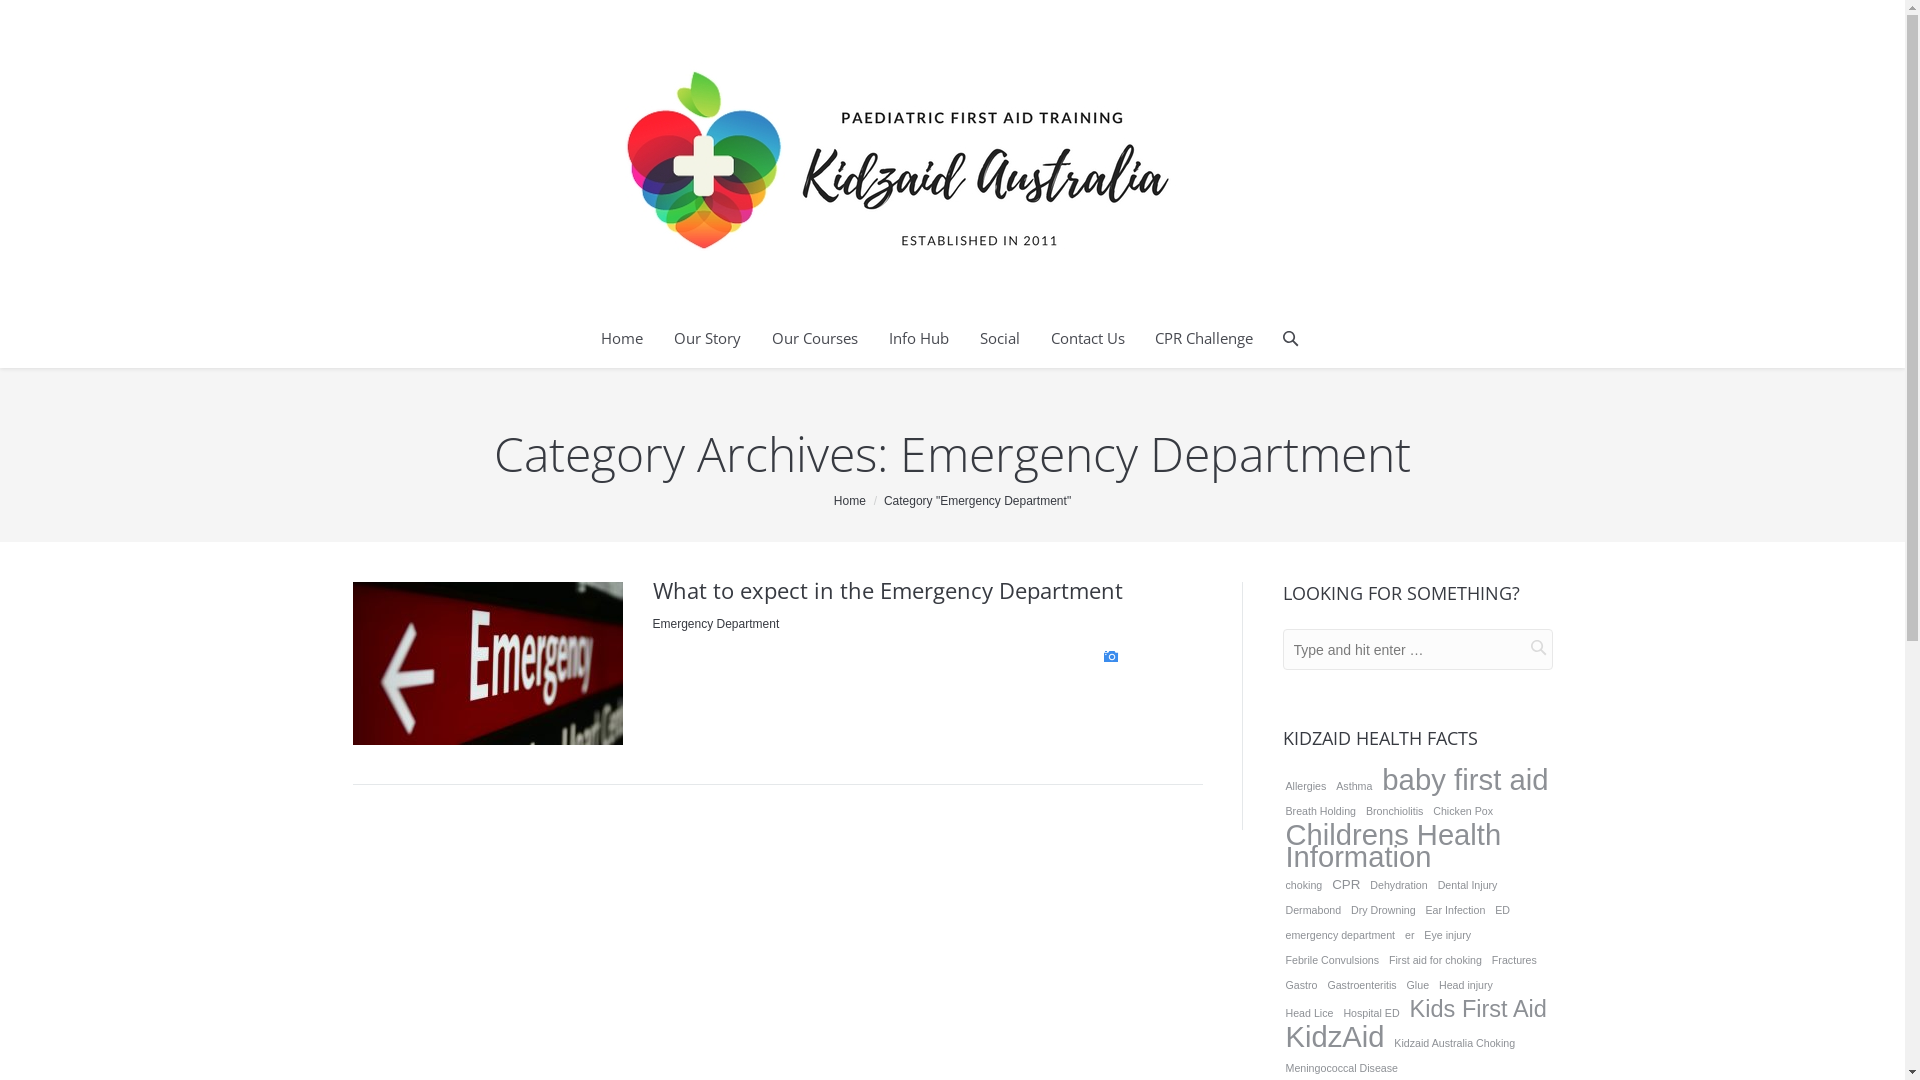 The image size is (1920, 1080). Describe the element at coordinates (1393, 810) in the screenshot. I see `'Bronchiolitis'` at that location.